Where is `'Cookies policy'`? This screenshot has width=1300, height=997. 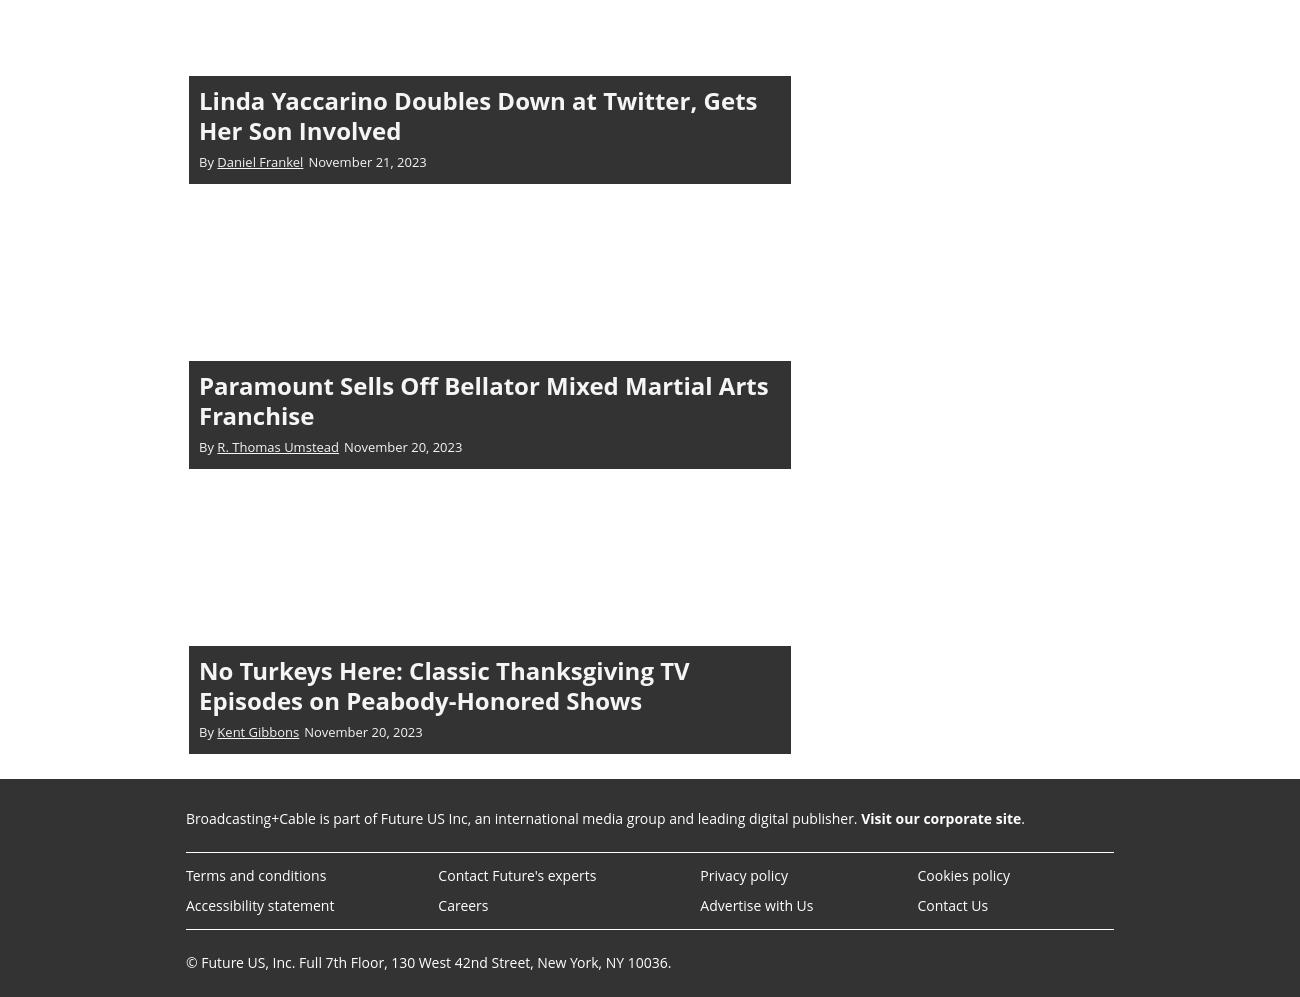
'Cookies policy' is located at coordinates (963, 874).